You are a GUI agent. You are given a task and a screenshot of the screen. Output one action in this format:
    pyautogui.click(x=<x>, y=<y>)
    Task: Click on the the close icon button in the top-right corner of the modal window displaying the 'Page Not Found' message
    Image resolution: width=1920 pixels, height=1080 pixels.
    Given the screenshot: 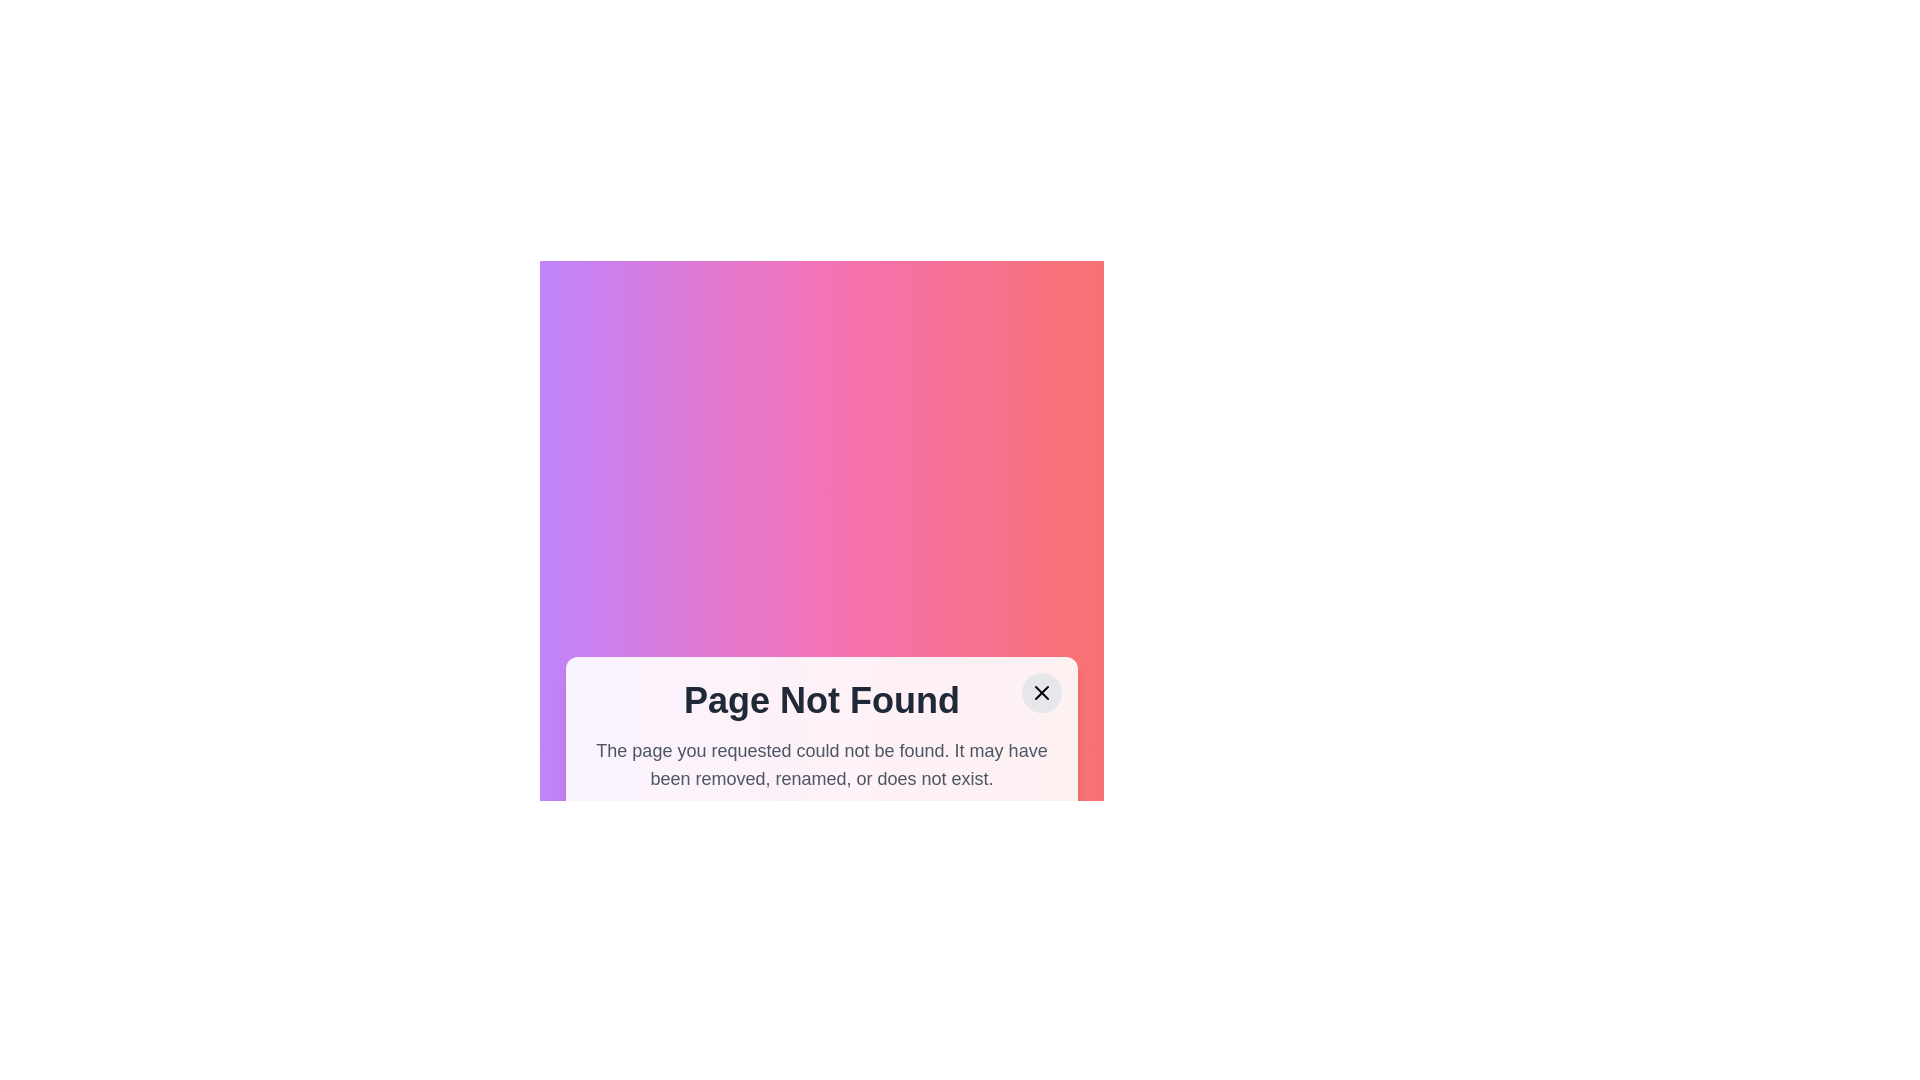 What is the action you would take?
    pyautogui.click(x=1040, y=690)
    